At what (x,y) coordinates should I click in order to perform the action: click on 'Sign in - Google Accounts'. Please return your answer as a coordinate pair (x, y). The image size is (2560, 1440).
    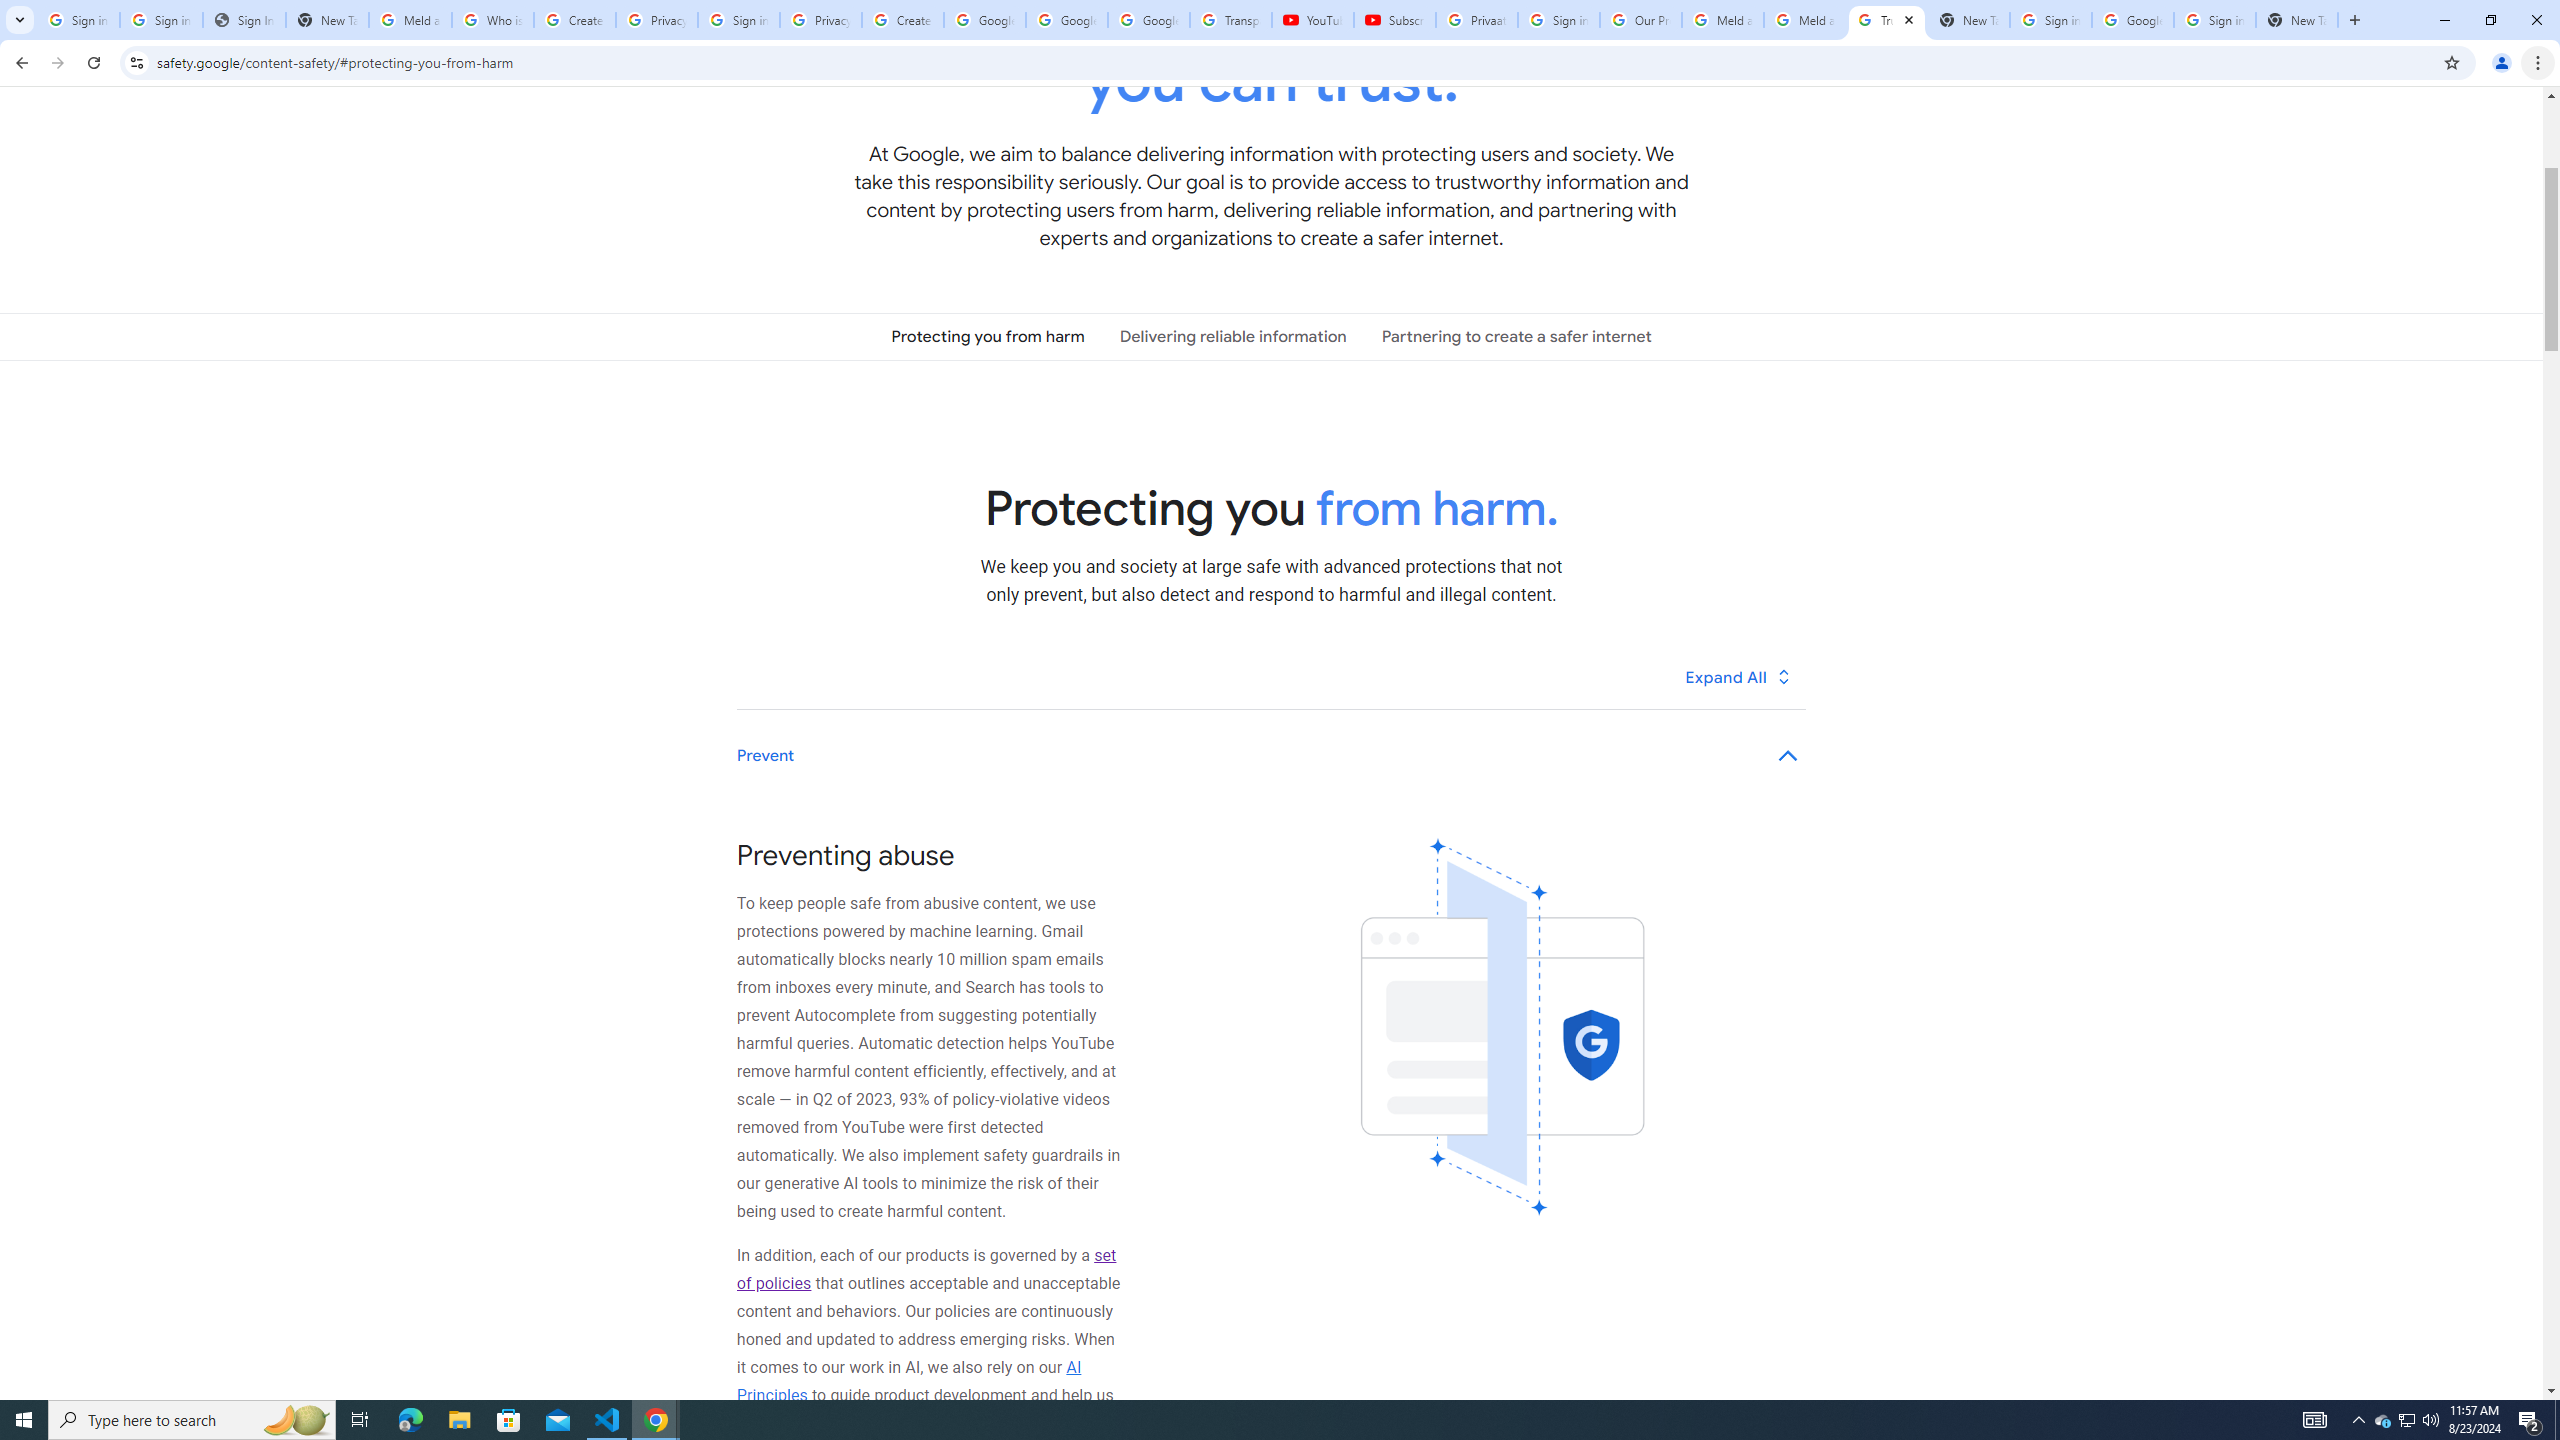
    Looking at the image, I should click on (160, 19).